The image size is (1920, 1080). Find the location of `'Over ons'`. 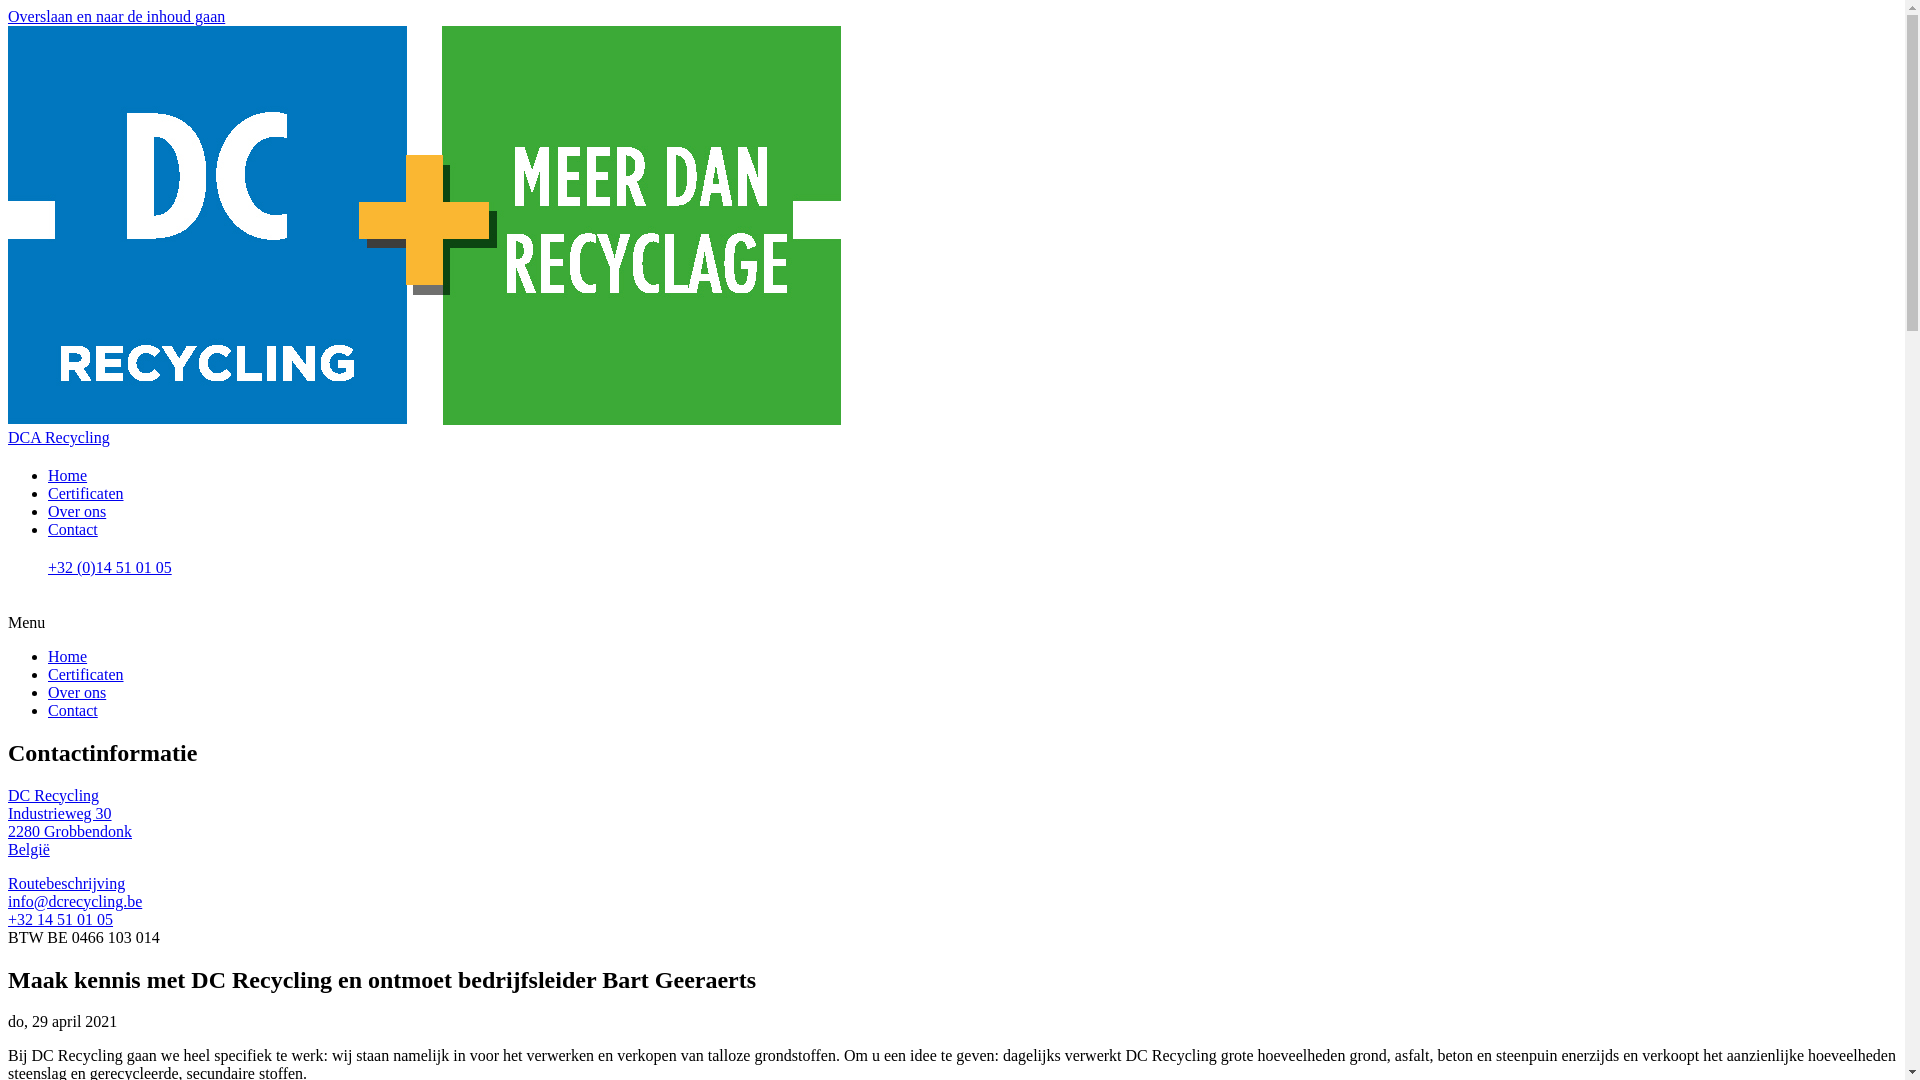

'Over ons' is located at coordinates (76, 691).